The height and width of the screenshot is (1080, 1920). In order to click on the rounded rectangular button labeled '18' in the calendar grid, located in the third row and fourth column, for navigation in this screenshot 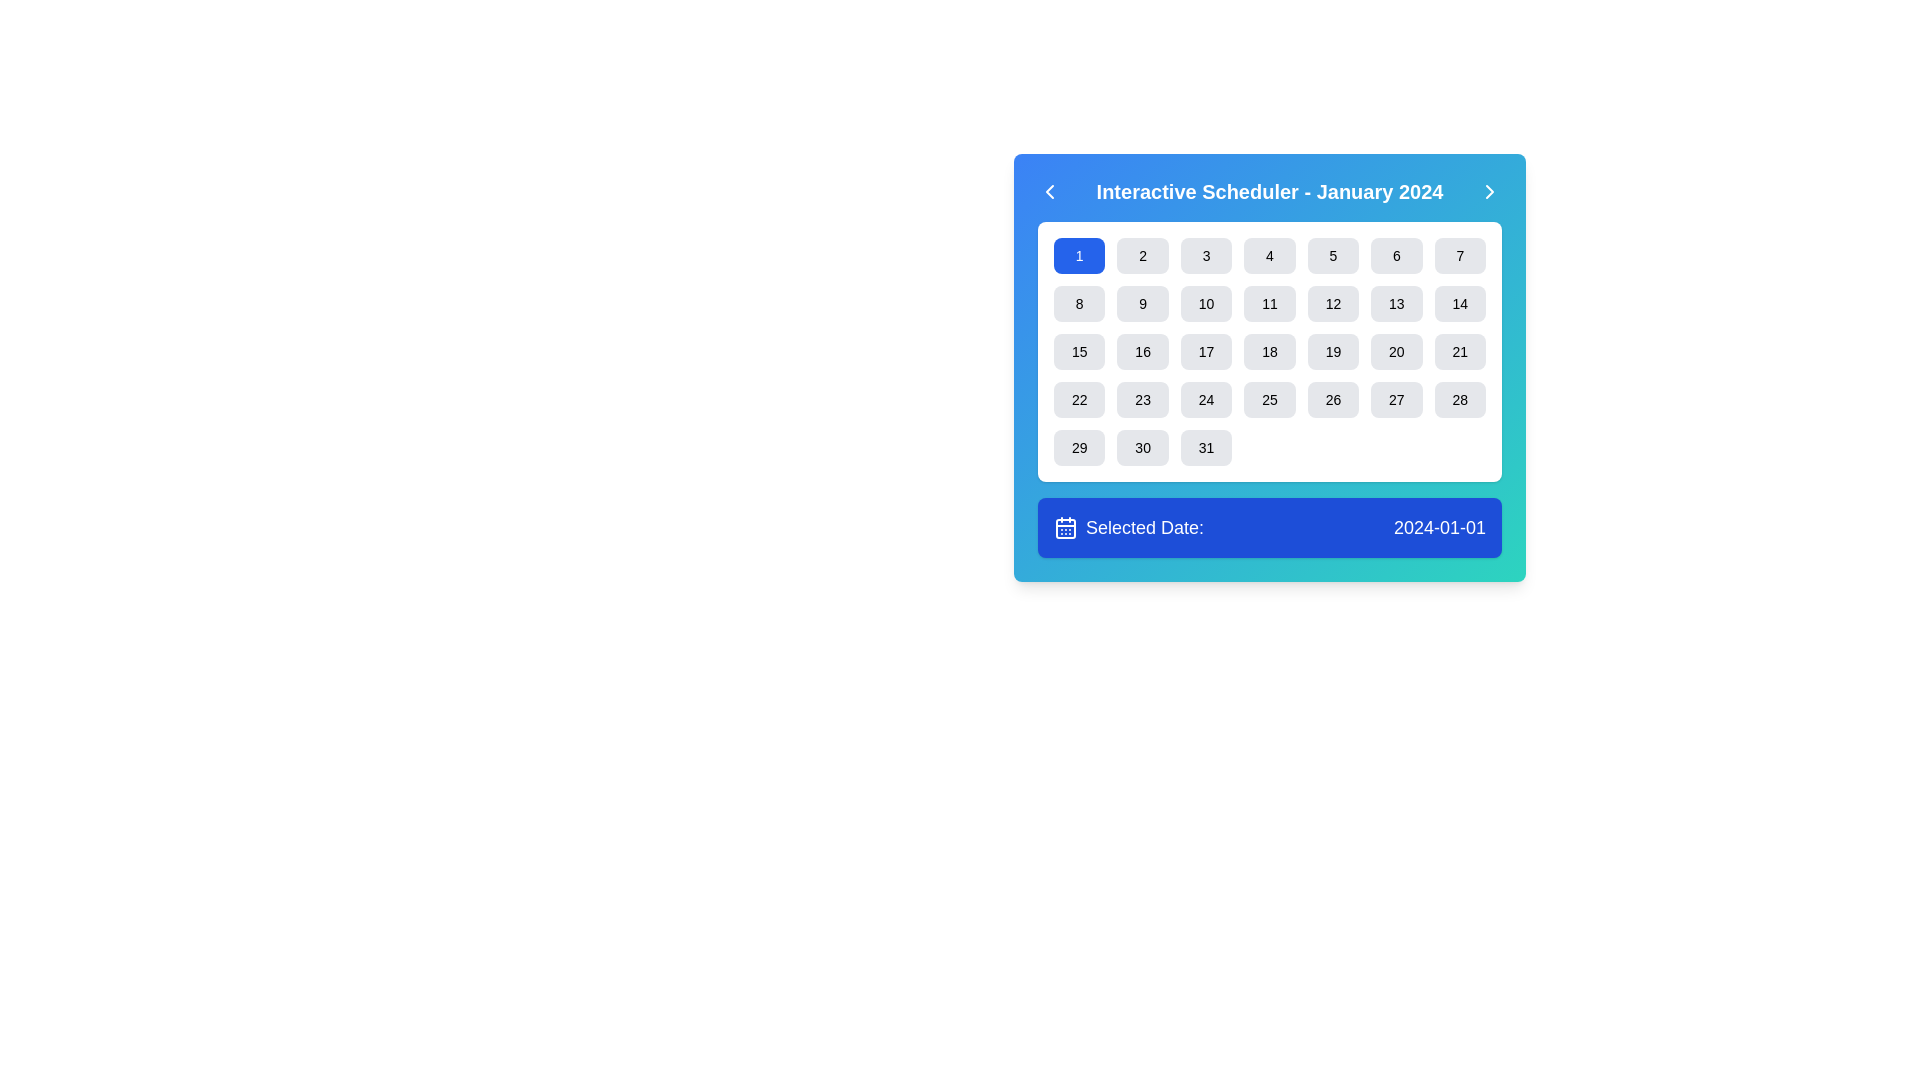, I will do `click(1269, 350)`.